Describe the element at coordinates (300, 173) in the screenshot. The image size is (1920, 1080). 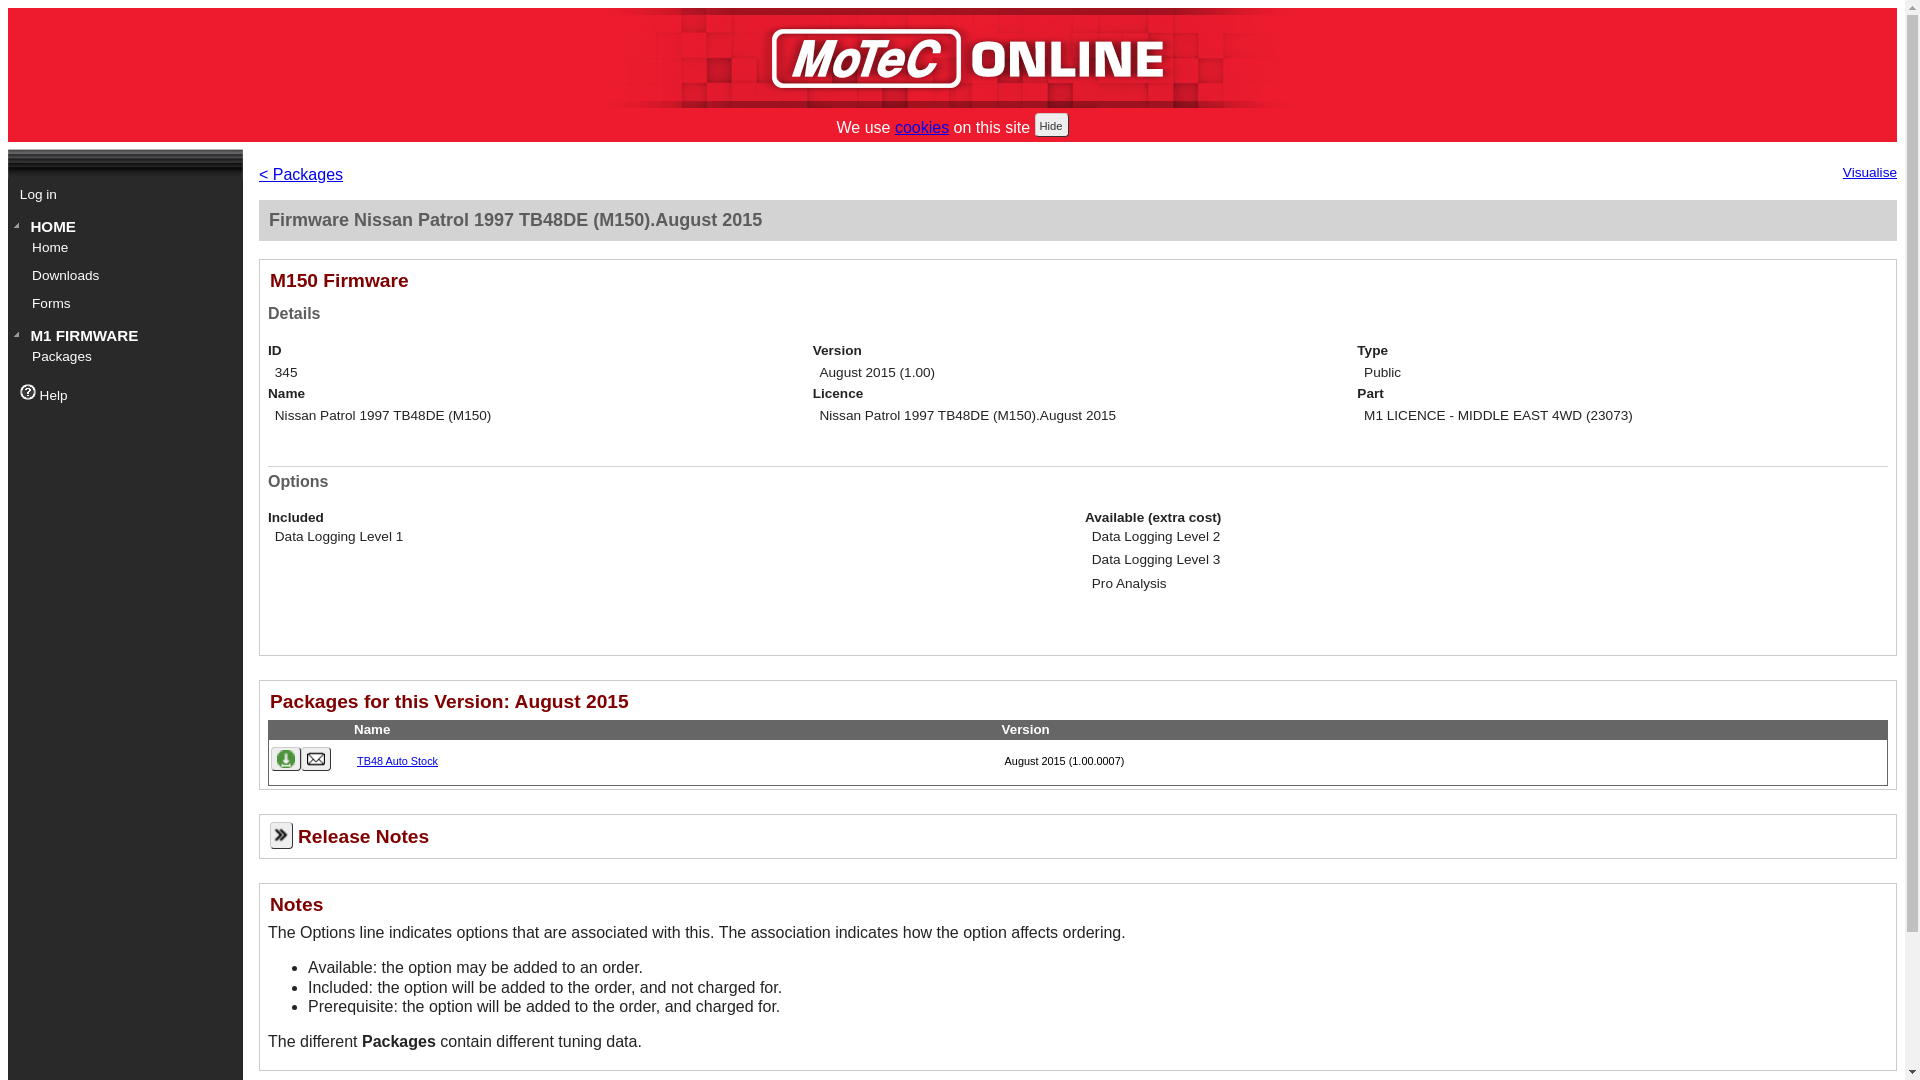
I see `'< Packages'` at that location.